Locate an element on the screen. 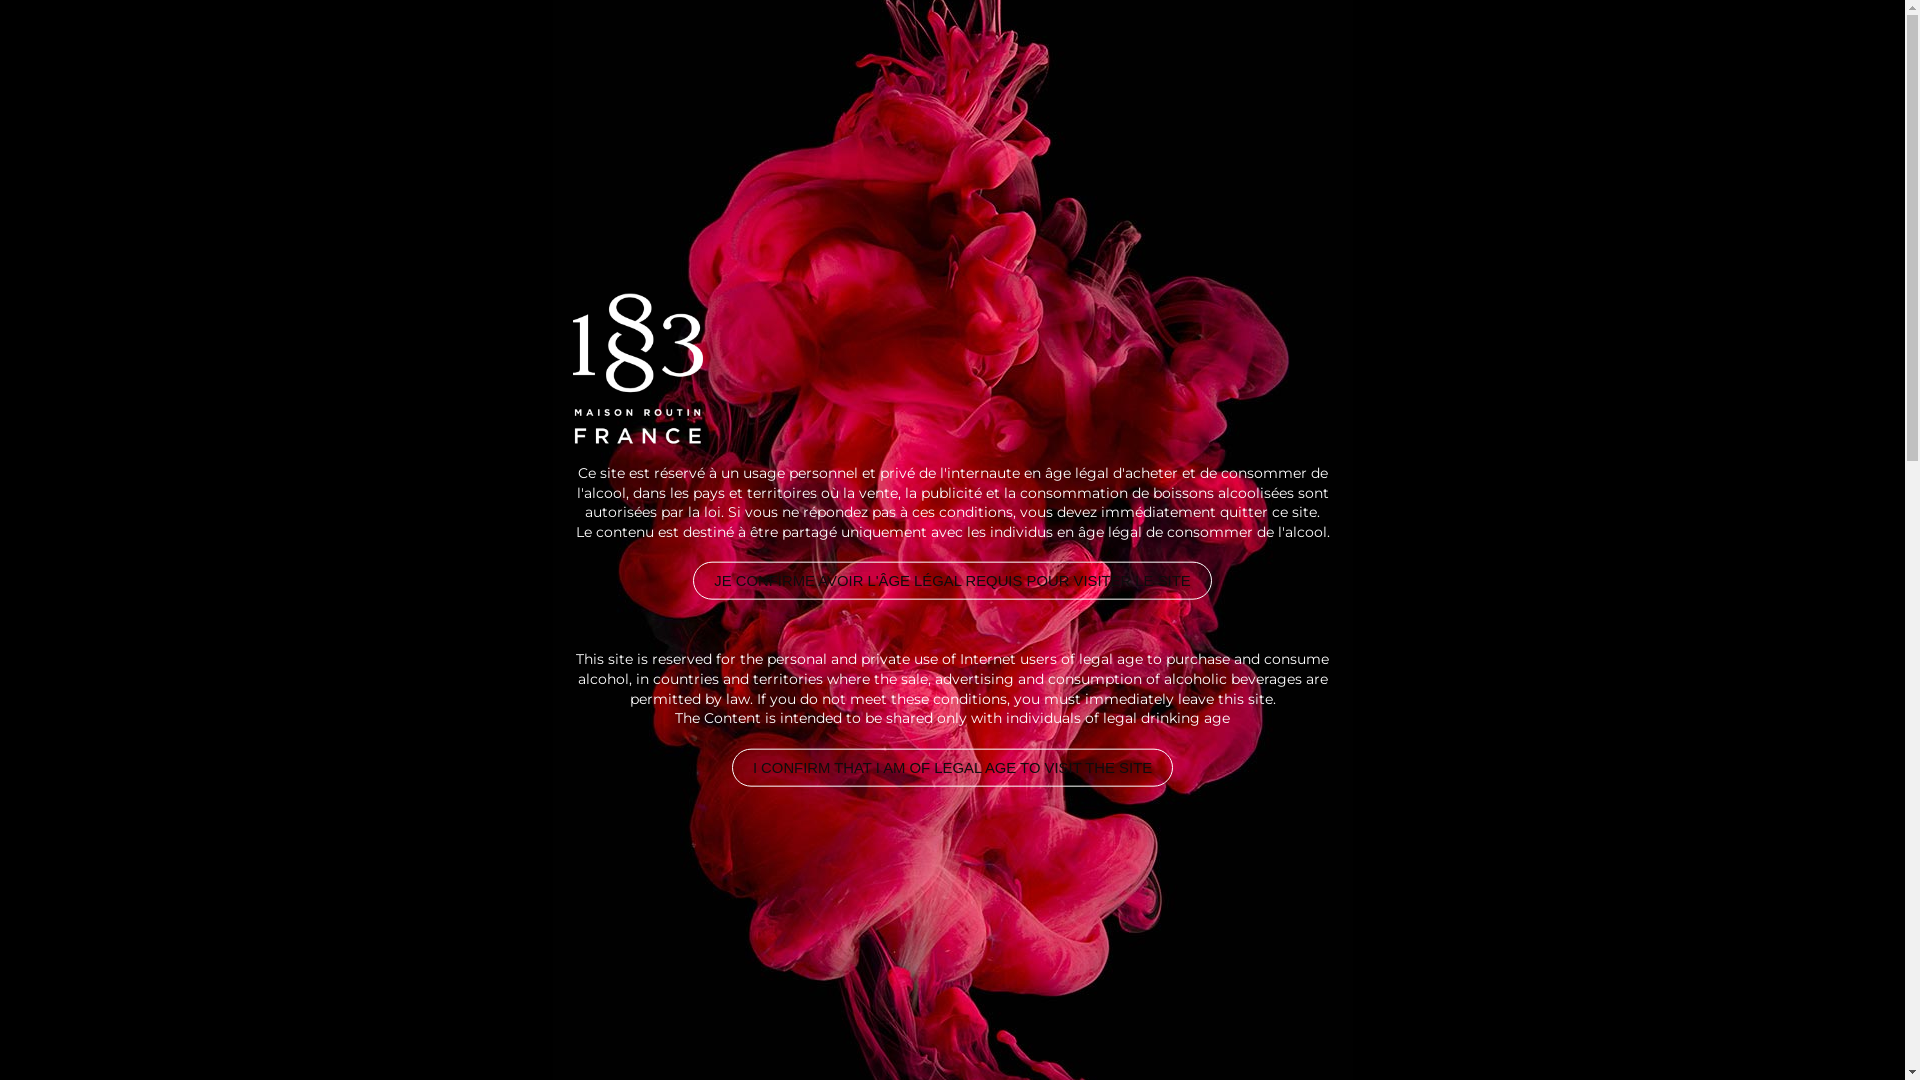  'ACCEPT' is located at coordinates (1830, 1037).